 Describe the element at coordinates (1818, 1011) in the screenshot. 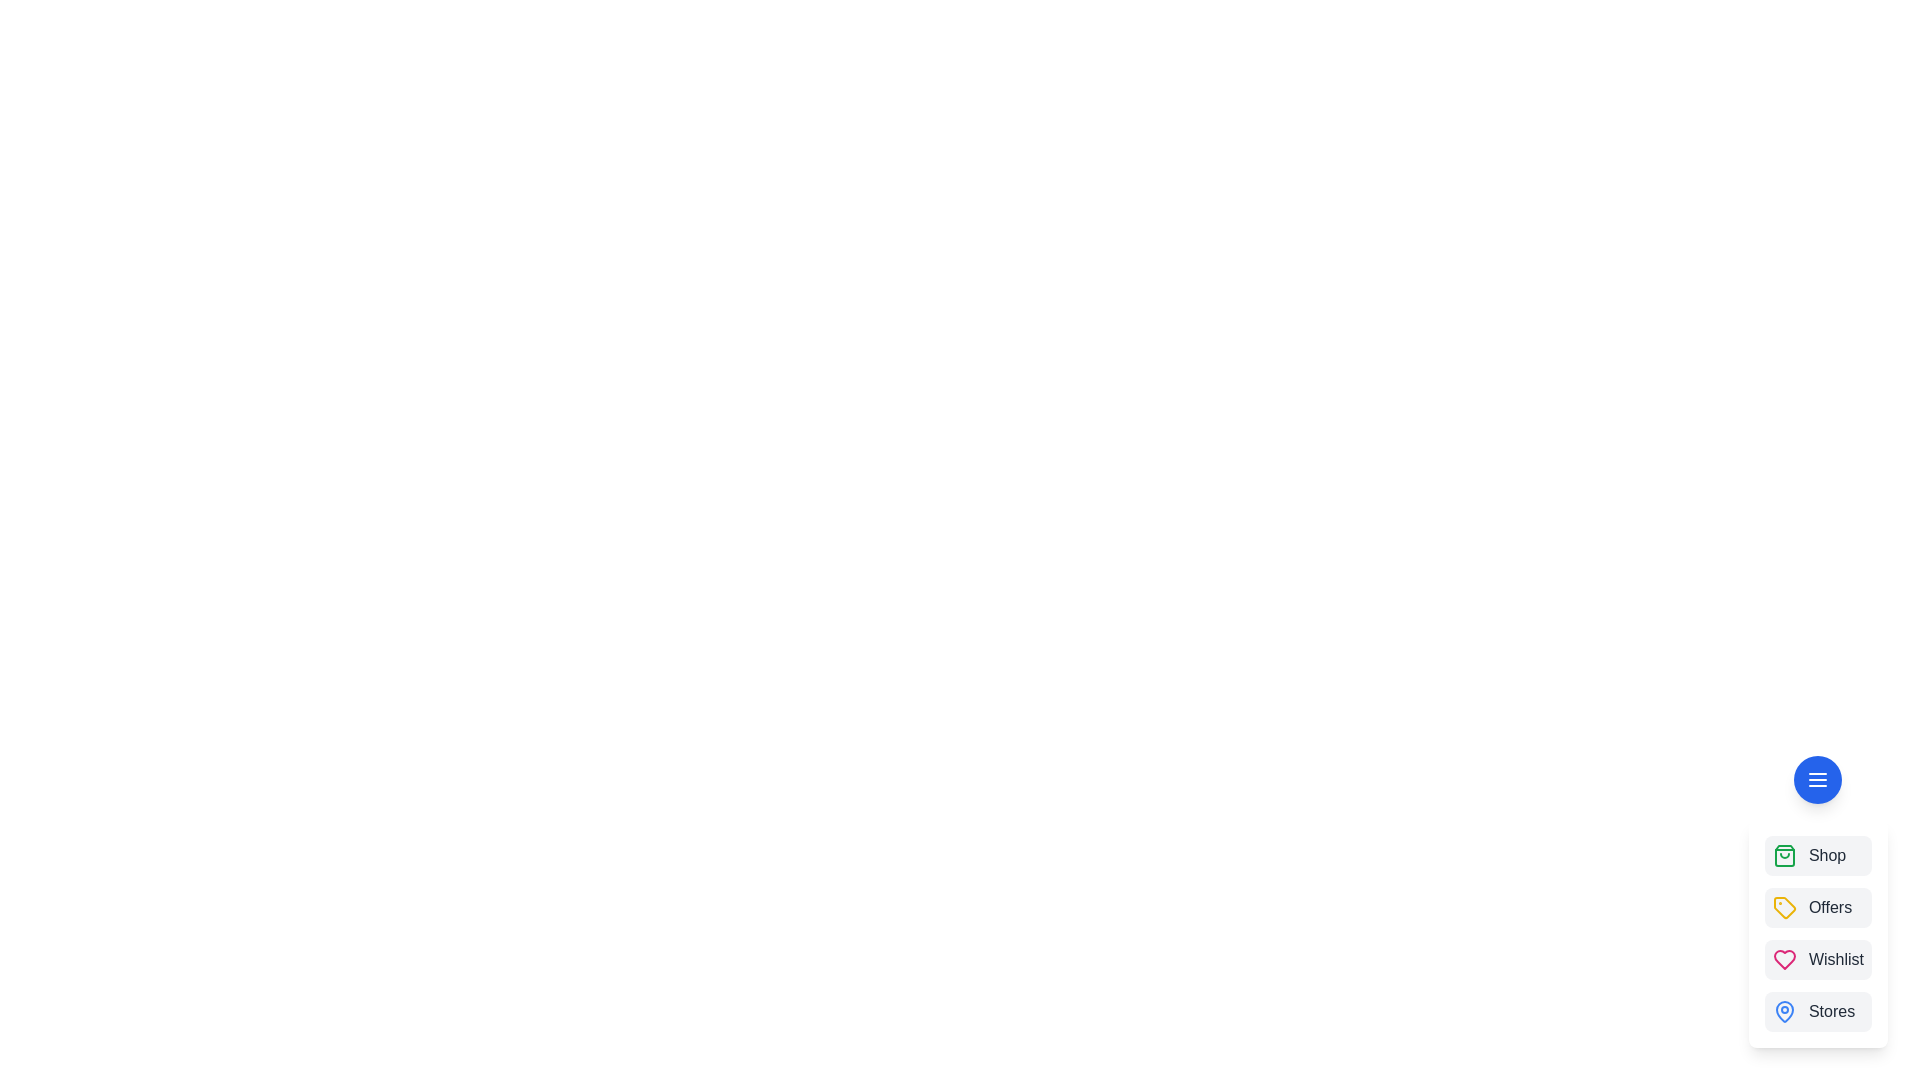

I see `the 'Stores' button in the speed dial menu` at that location.